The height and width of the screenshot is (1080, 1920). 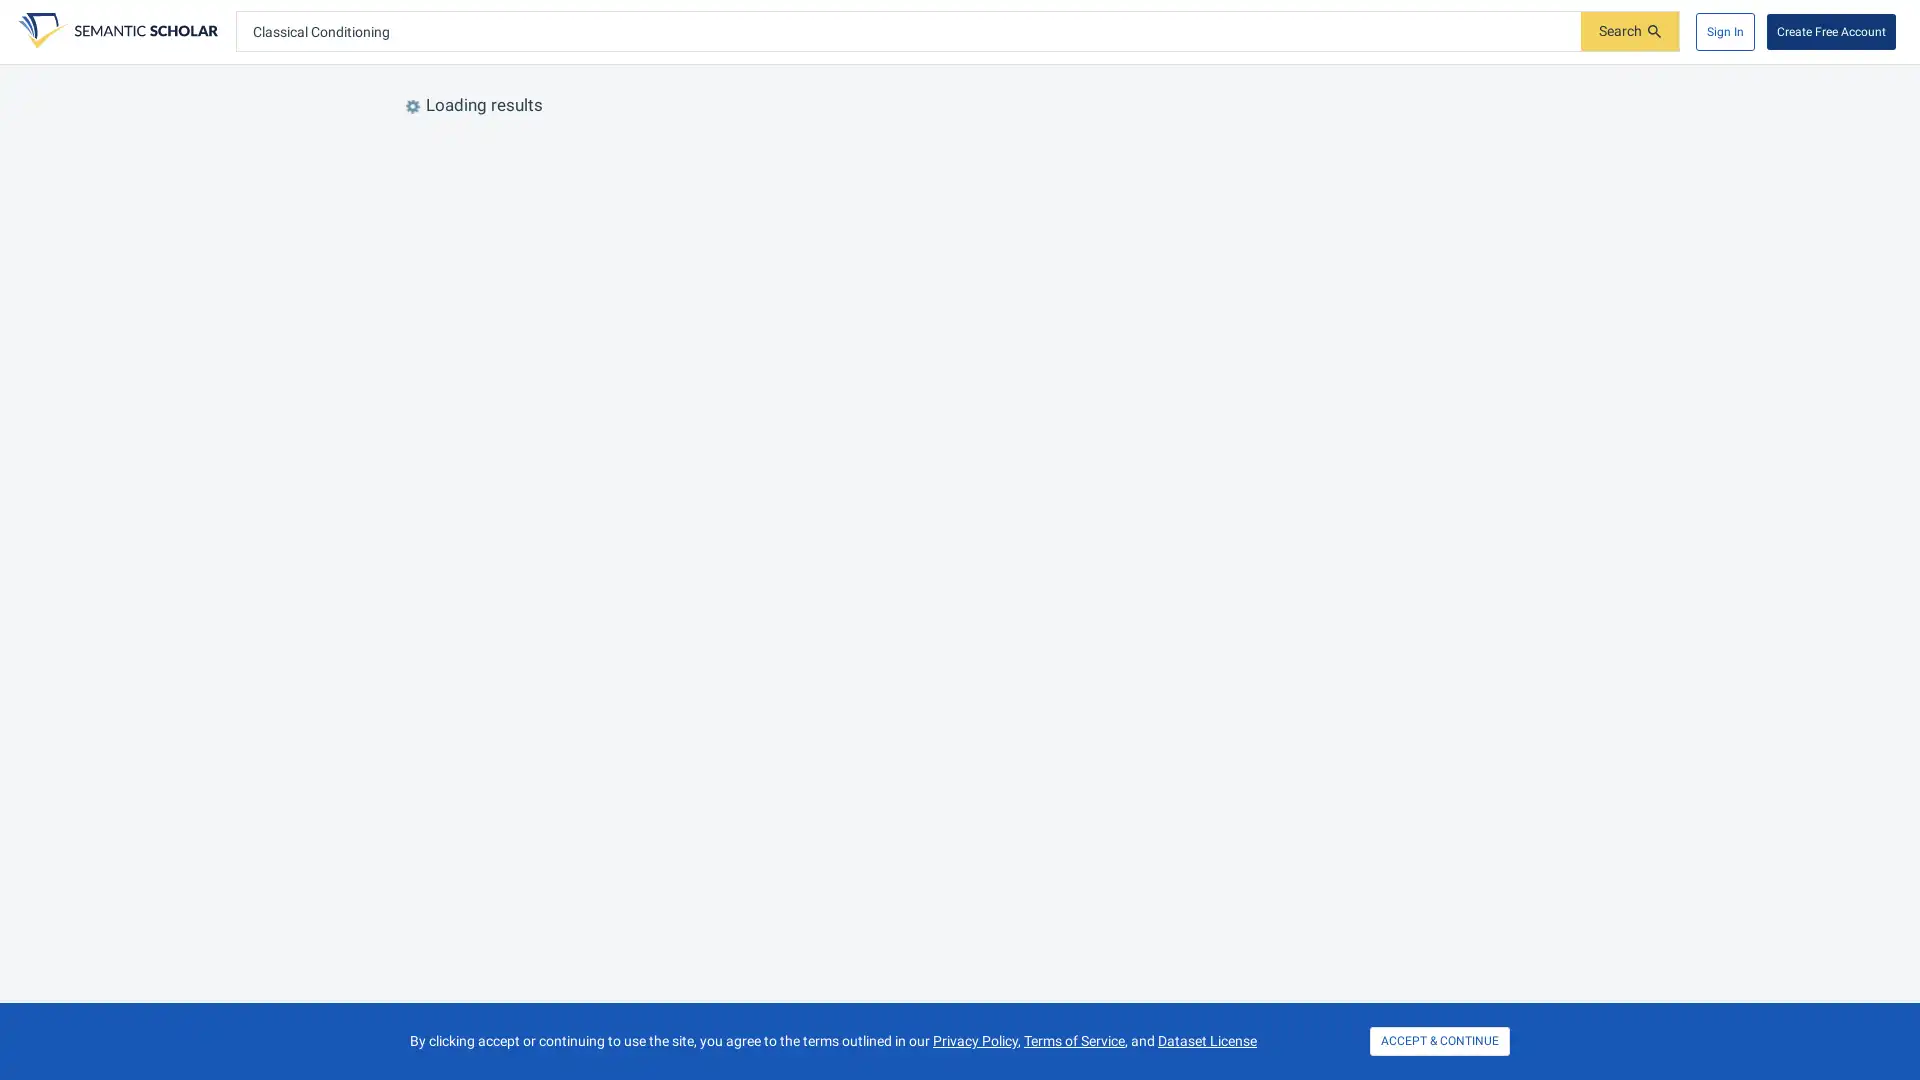 I want to click on Cite this paper, so click(x=705, y=1024).